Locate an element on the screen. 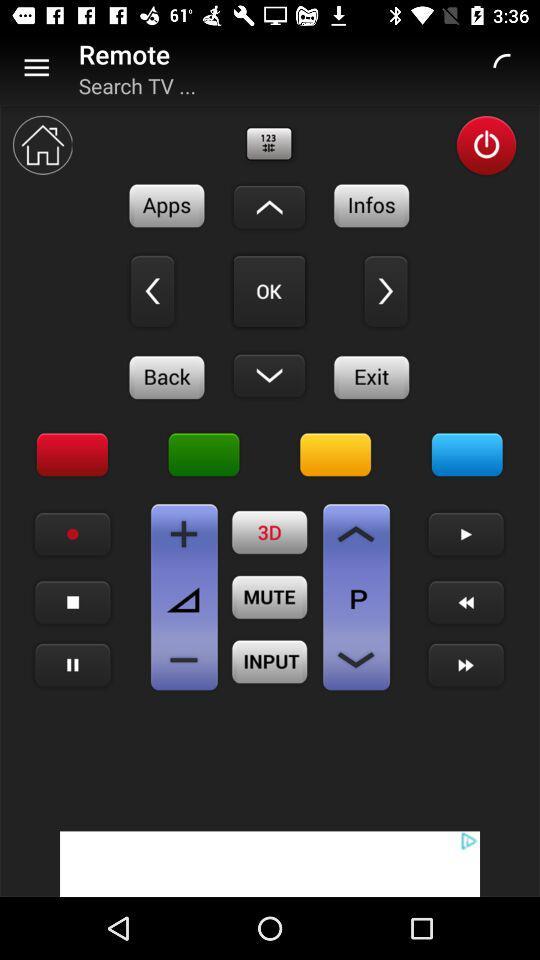  3d button is located at coordinates (270, 531).